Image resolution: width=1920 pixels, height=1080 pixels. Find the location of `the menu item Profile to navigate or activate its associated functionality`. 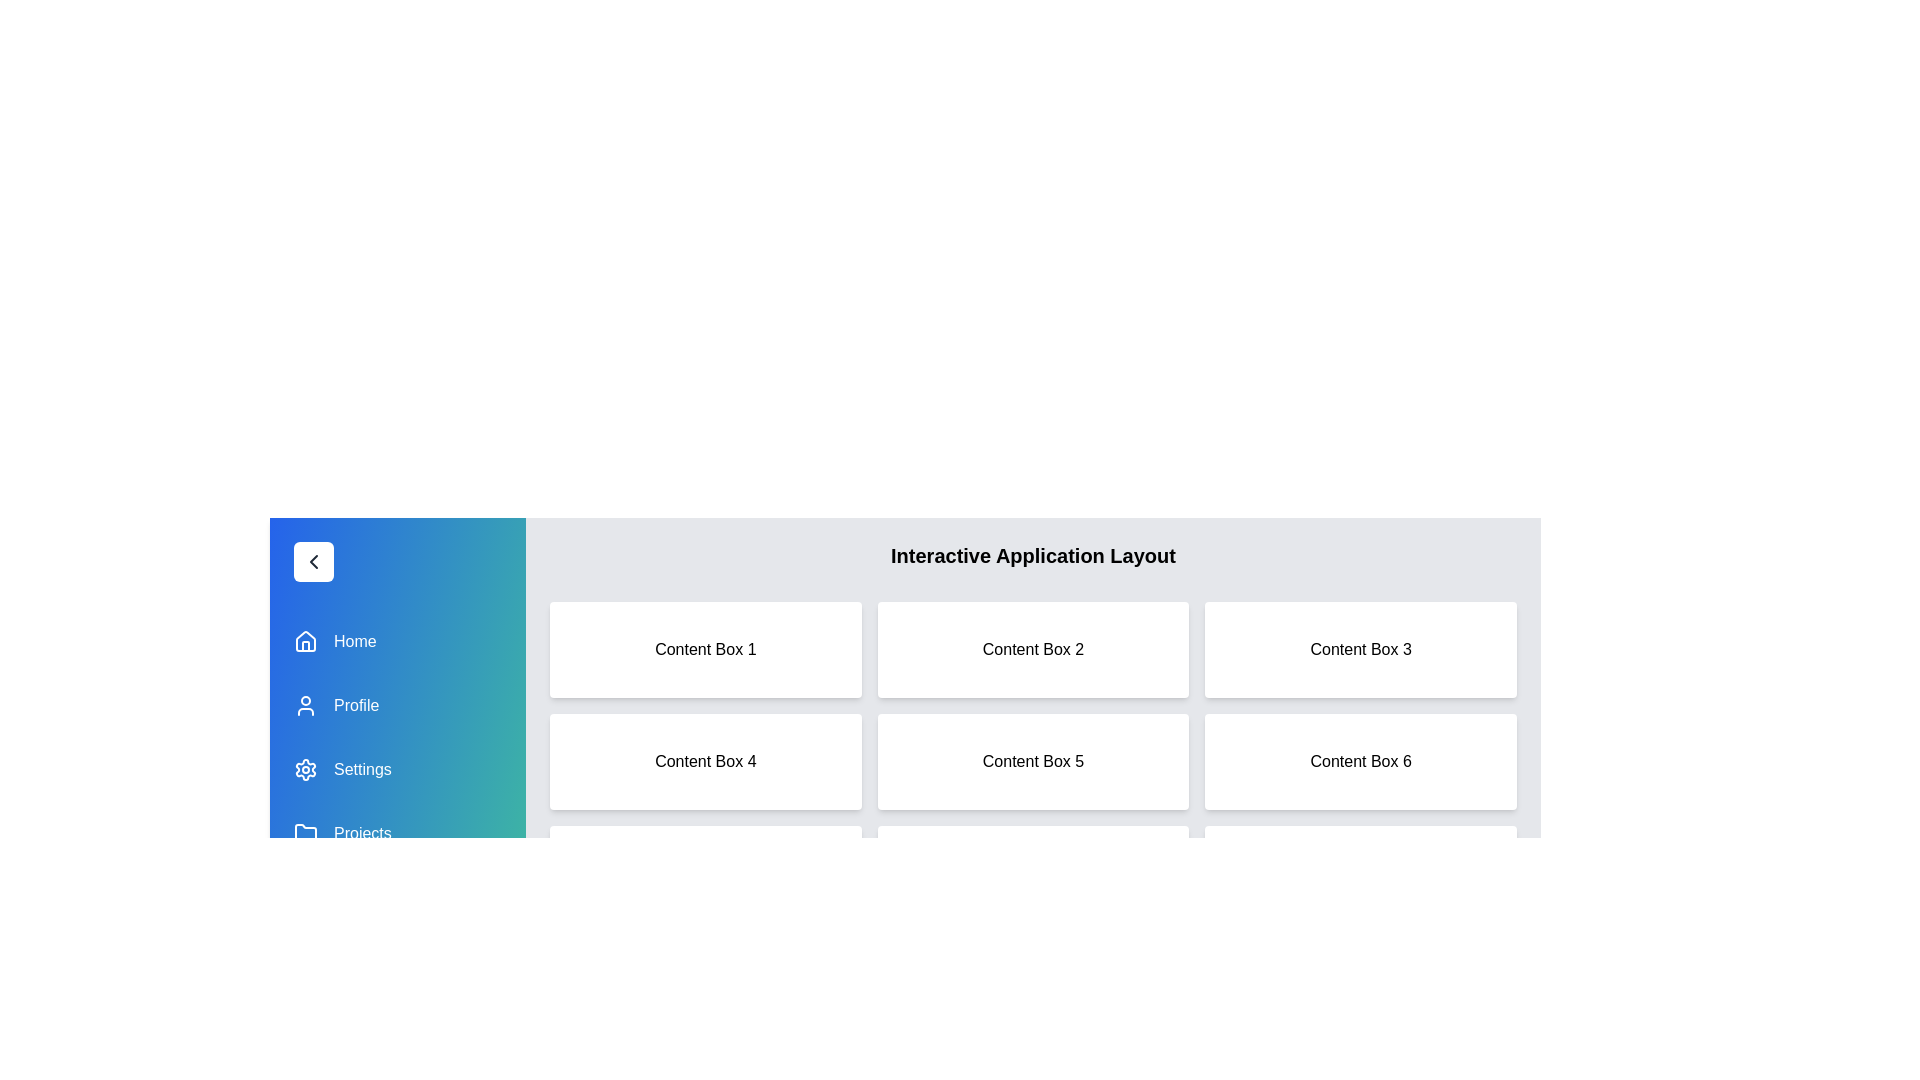

the menu item Profile to navigate or activate its associated functionality is located at coordinates (398, 704).